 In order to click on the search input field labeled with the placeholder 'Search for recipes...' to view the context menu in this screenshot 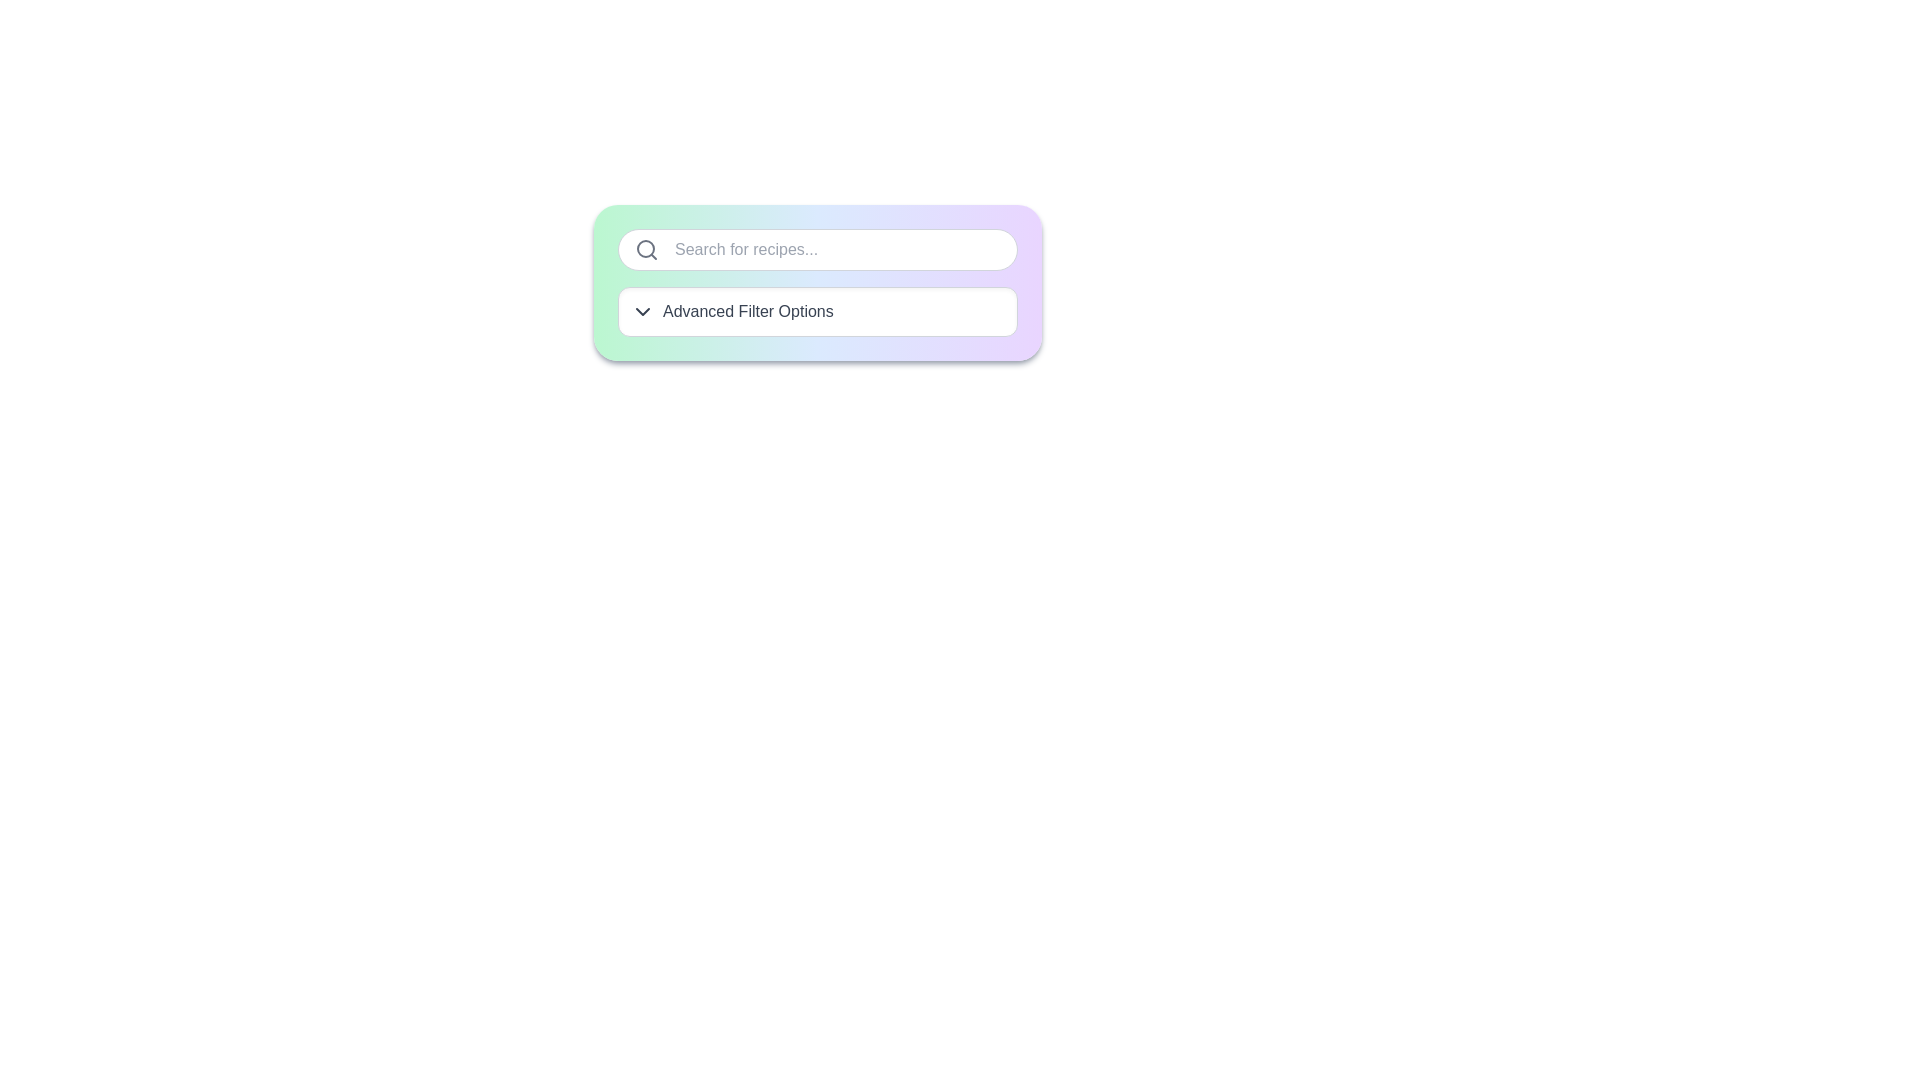, I will do `click(817, 249)`.